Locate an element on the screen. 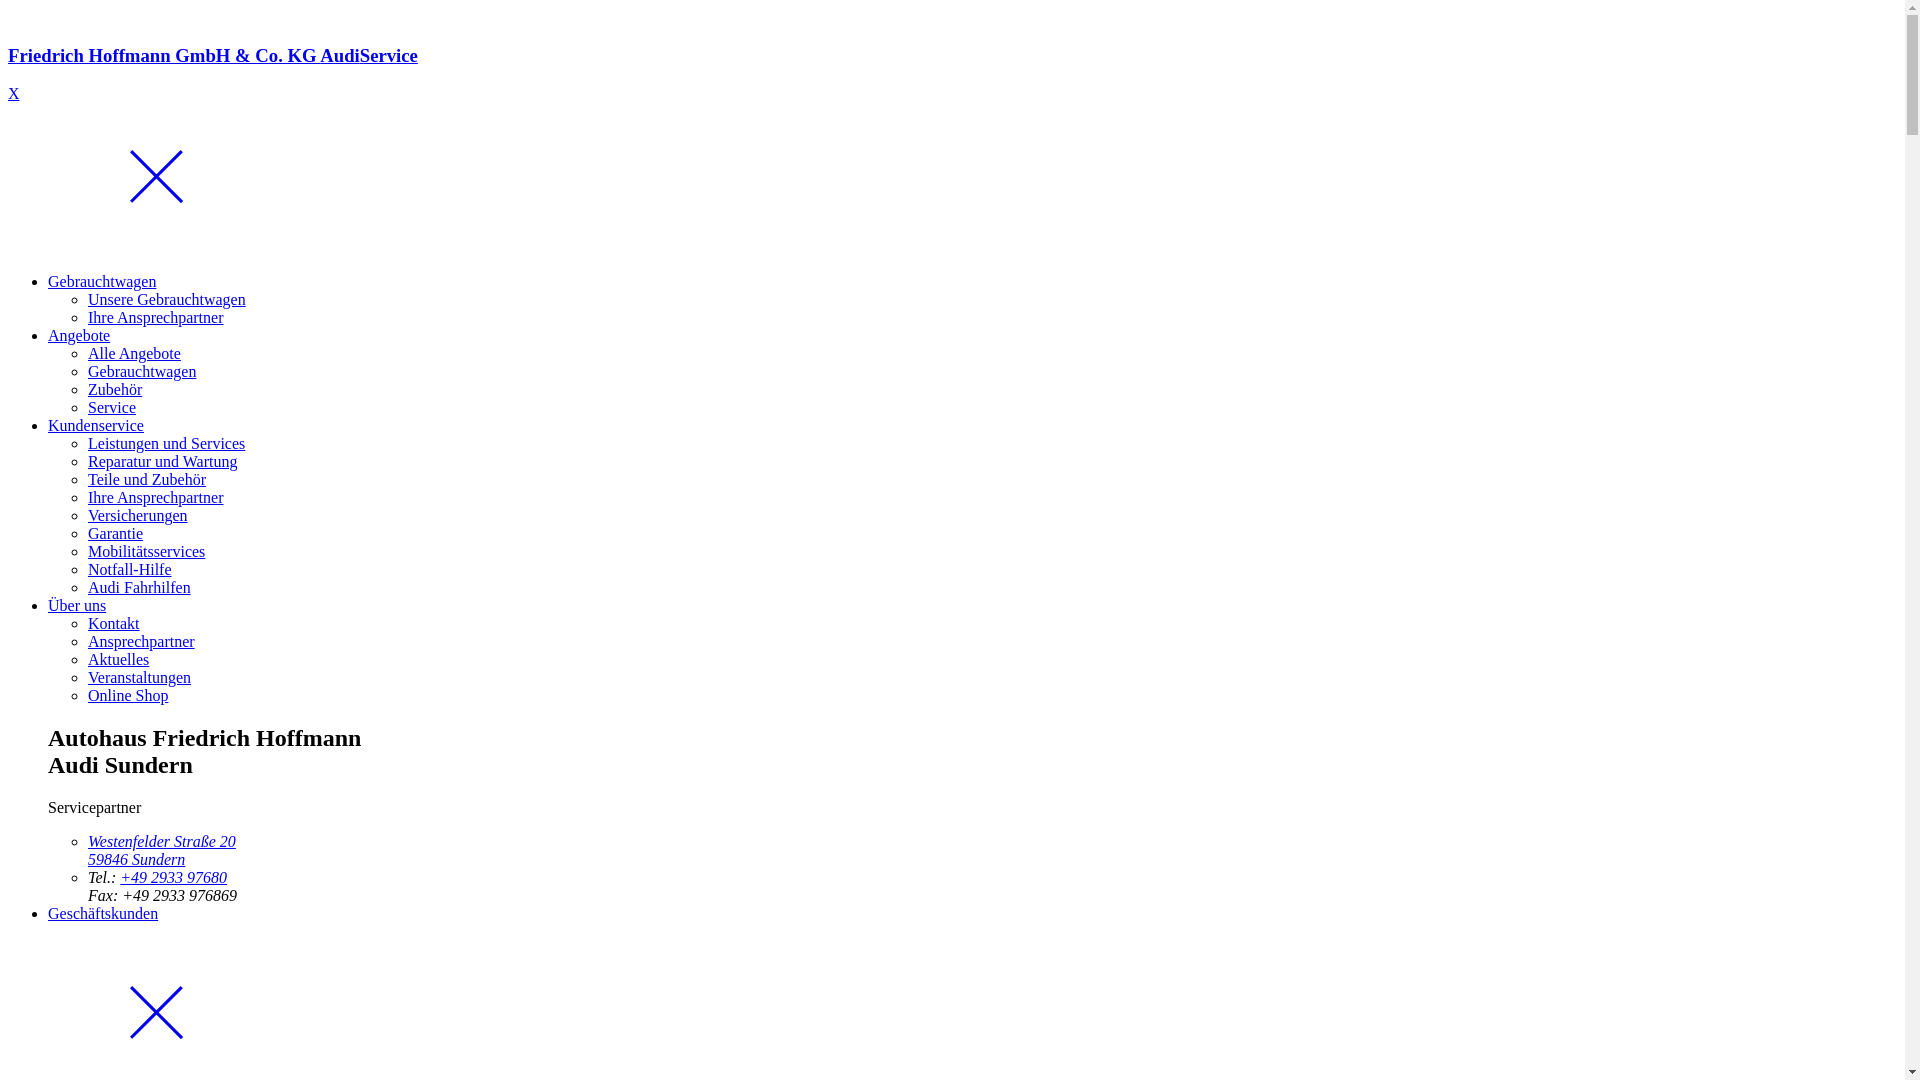 The image size is (1920, 1080). 'Aktuelles' is located at coordinates (117, 659).